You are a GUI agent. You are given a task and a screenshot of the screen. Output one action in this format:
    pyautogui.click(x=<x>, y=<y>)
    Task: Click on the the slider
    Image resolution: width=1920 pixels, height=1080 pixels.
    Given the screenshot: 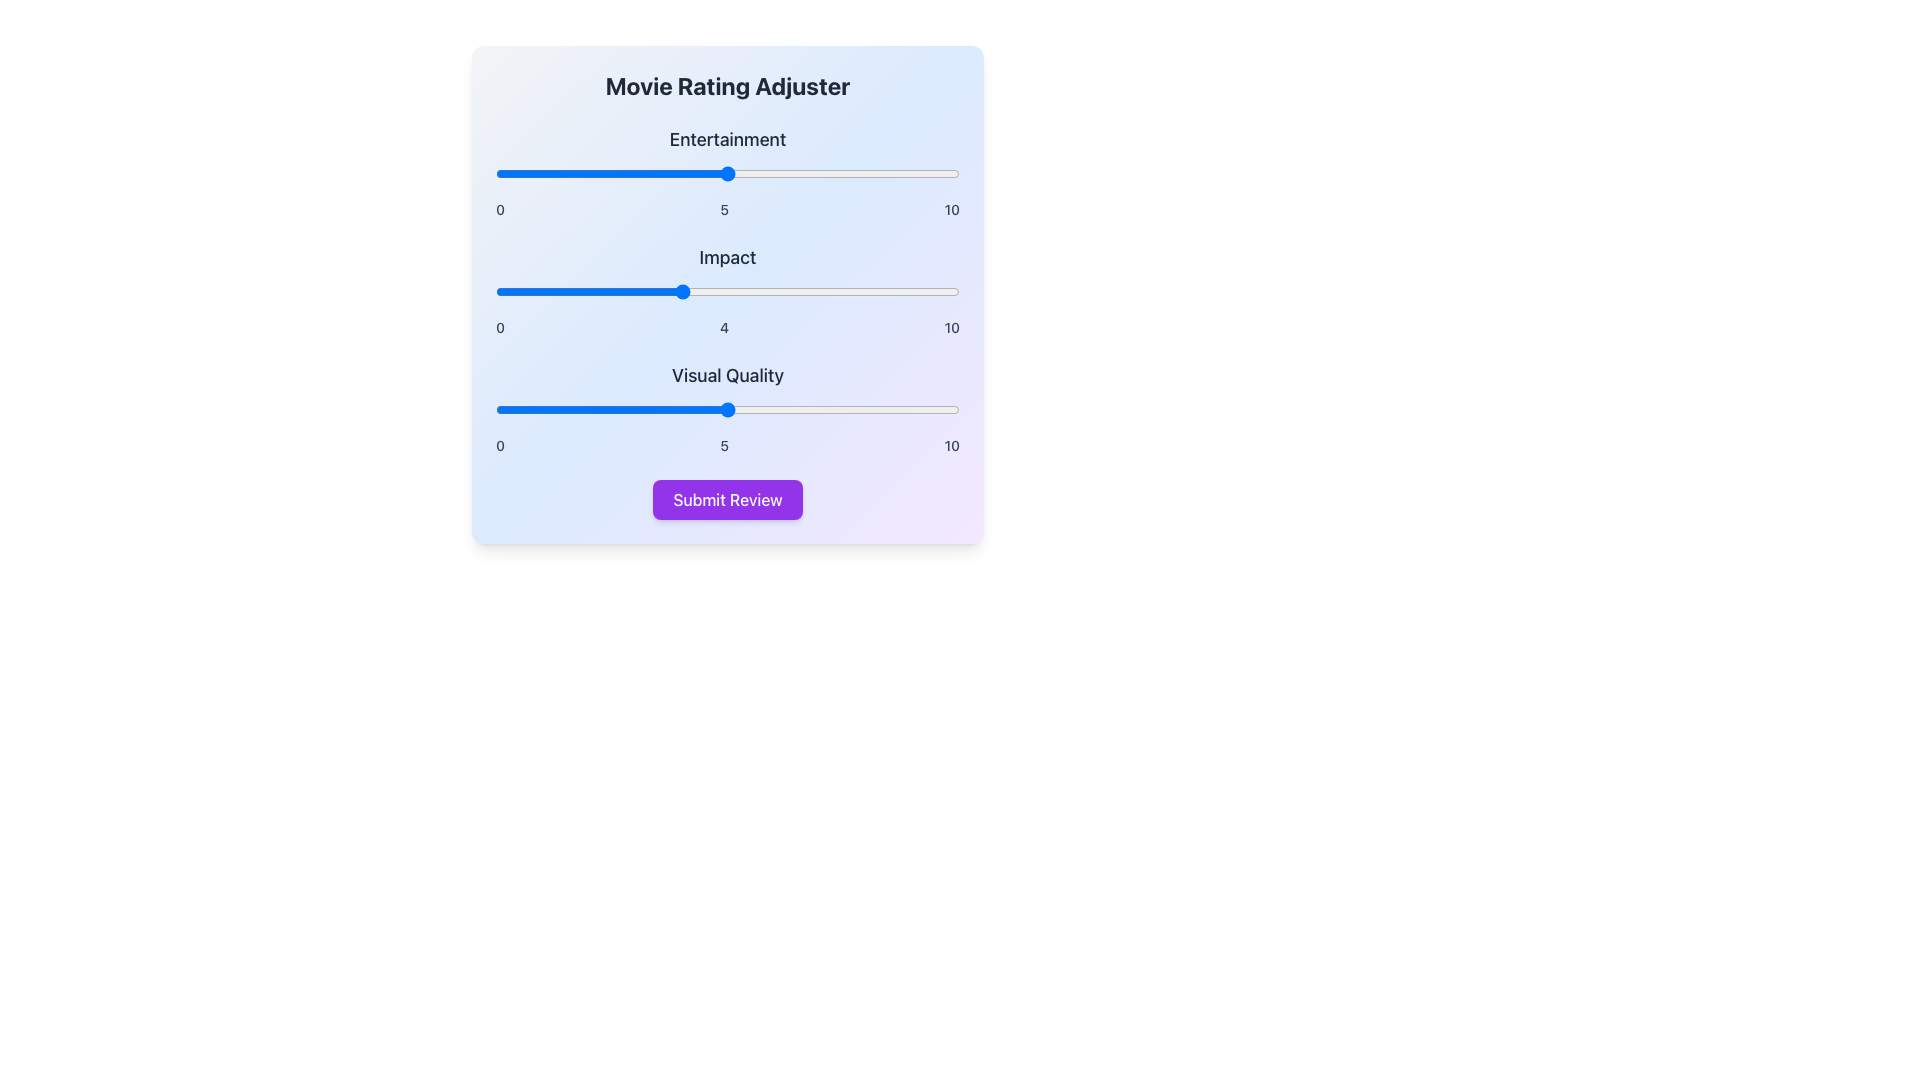 What is the action you would take?
    pyautogui.click(x=727, y=408)
    